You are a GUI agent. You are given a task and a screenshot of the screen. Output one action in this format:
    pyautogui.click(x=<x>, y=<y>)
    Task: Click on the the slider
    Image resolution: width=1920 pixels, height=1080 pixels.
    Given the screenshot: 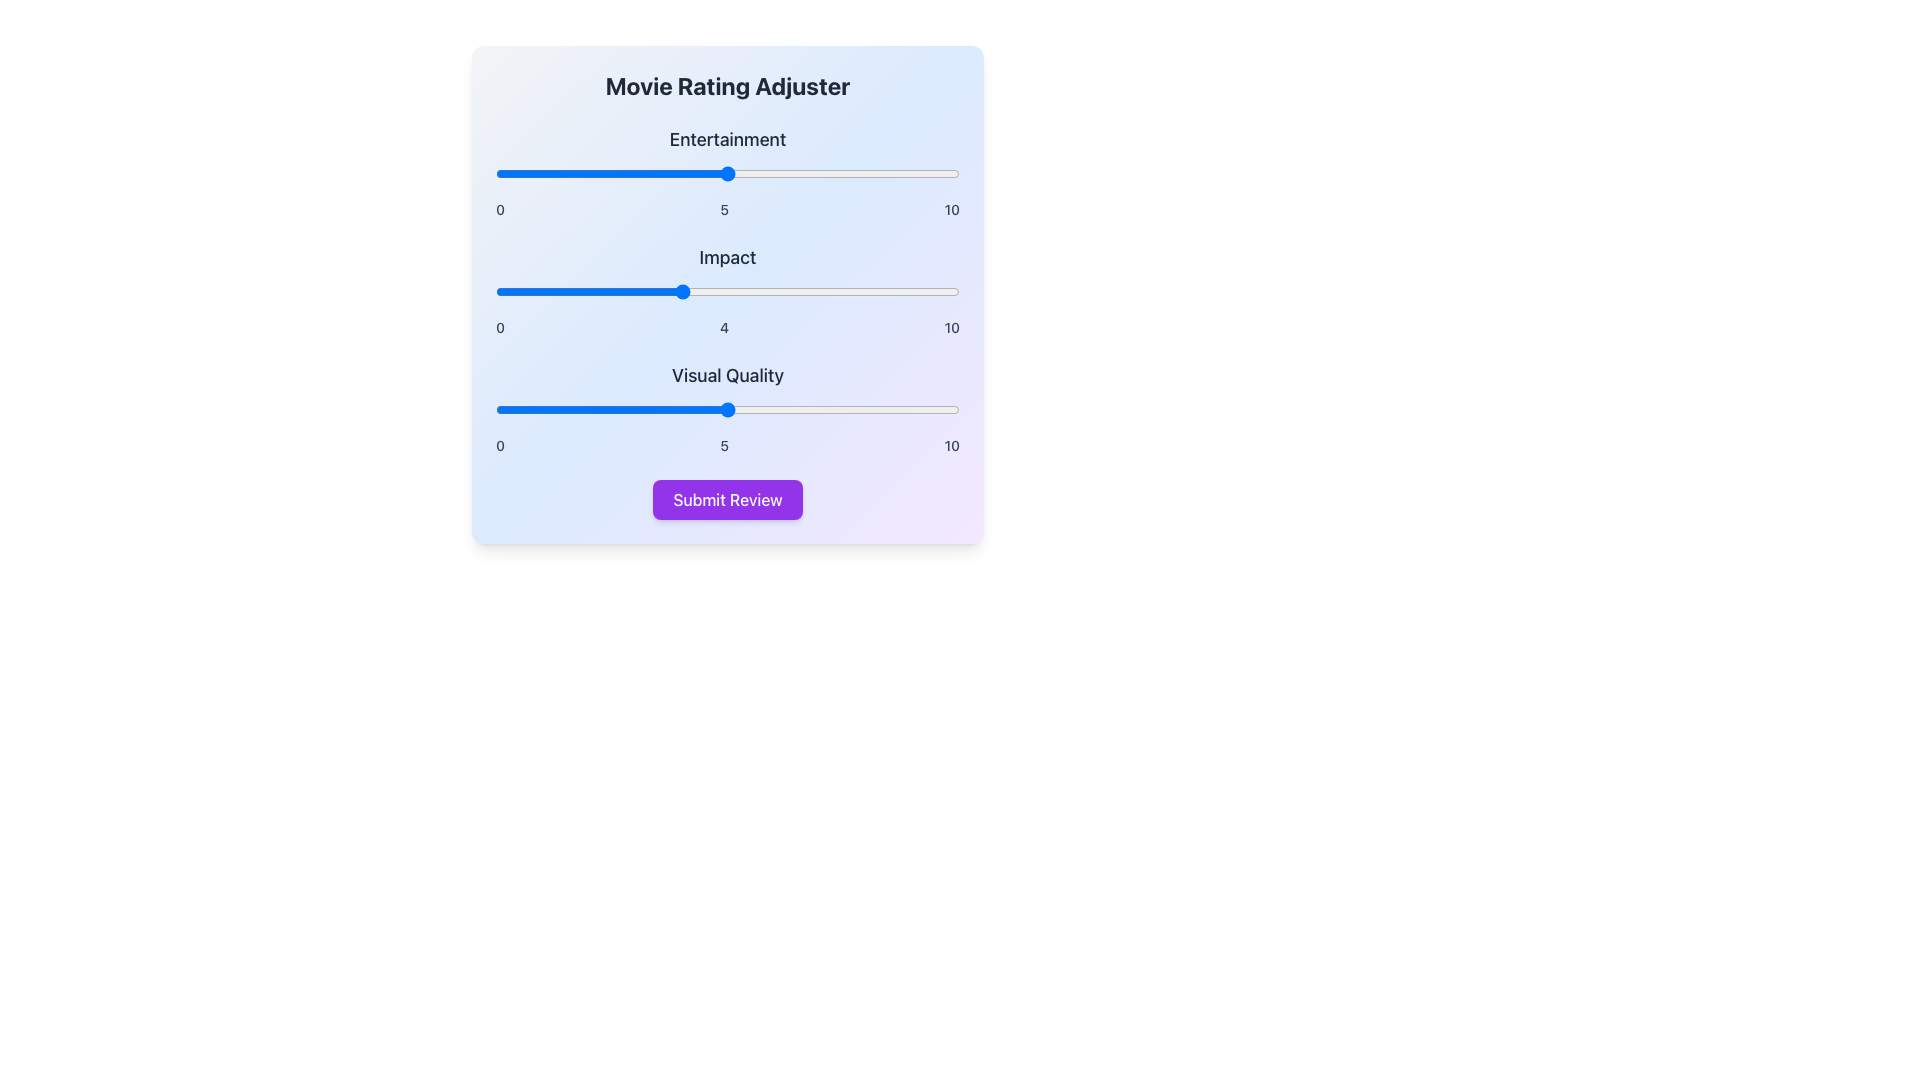 What is the action you would take?
    pyautogui.click(x=727, y=408)
    